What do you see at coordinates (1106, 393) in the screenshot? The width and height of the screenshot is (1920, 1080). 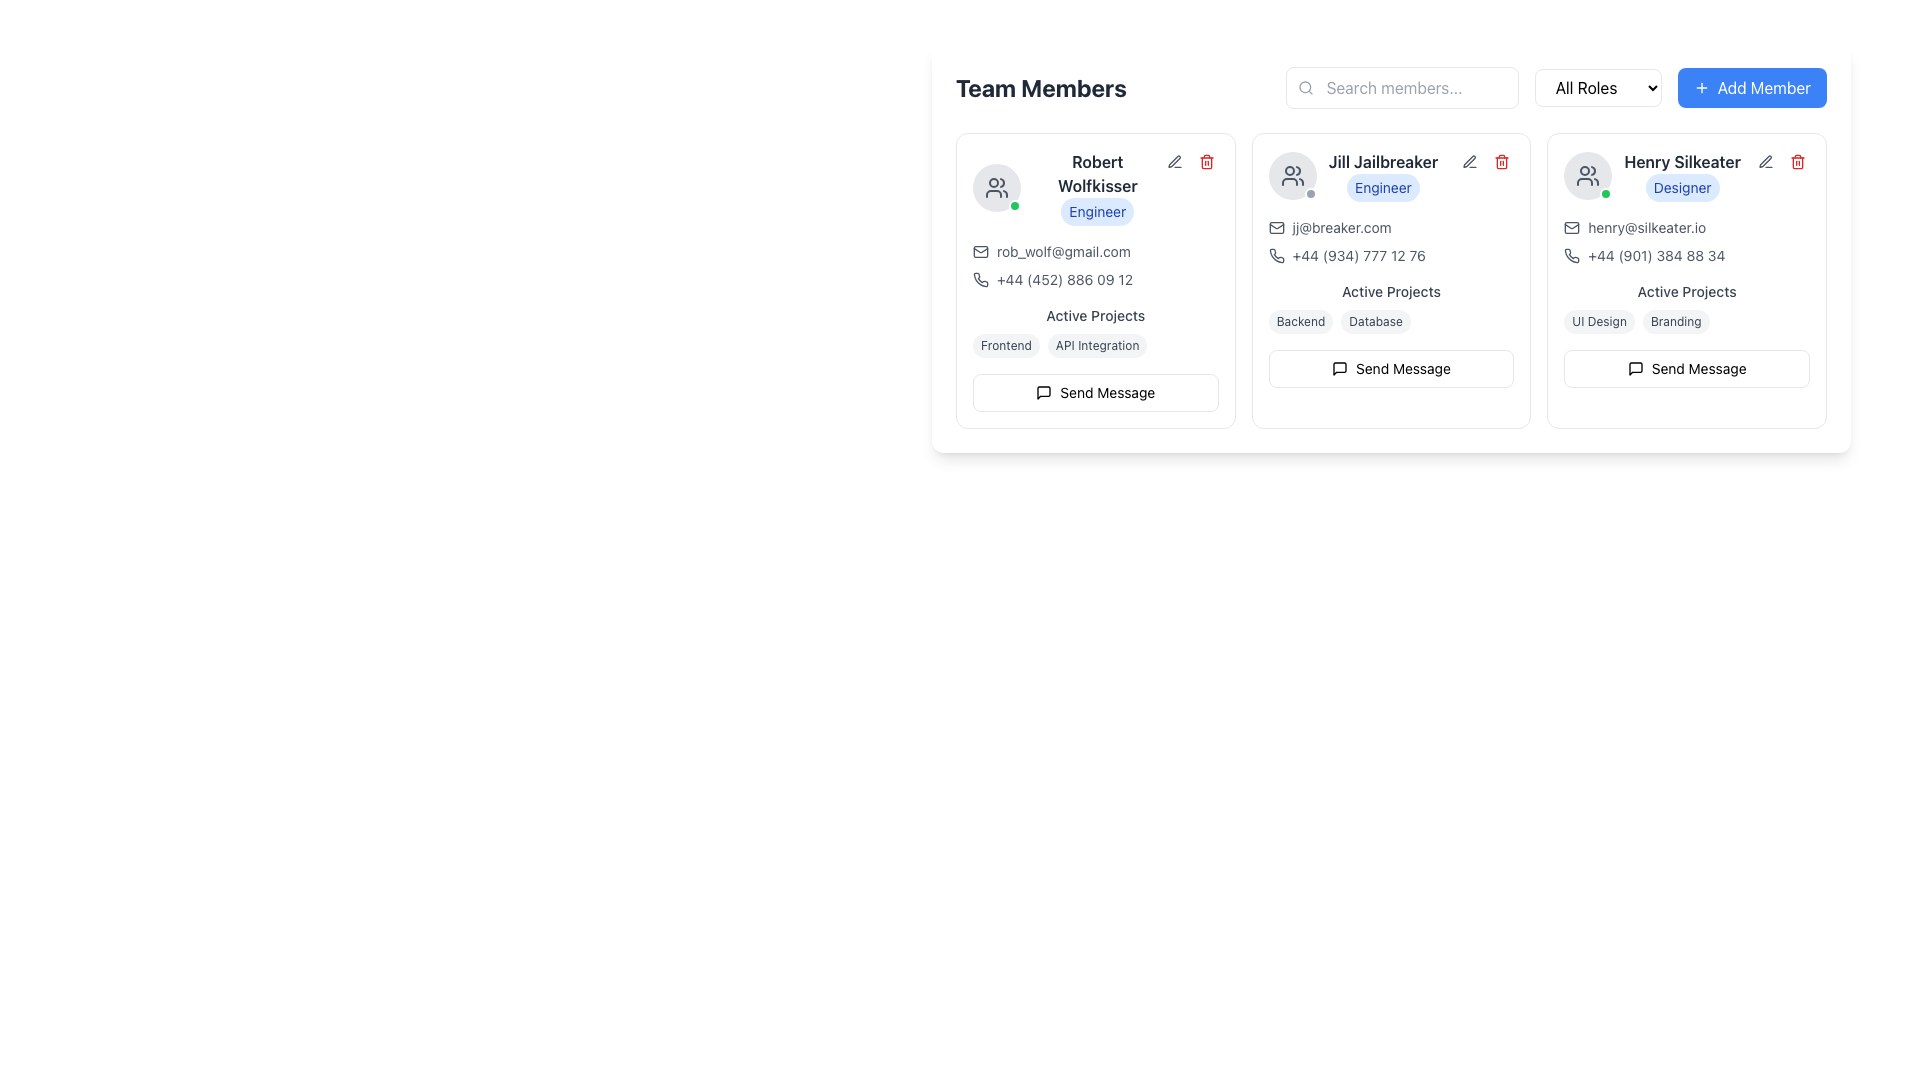 I see `'Send Message' text label to understand the button's function, which is located at the bottom of the card for 'Robert Wolfkisser'` at bounding box center [1106, 393].